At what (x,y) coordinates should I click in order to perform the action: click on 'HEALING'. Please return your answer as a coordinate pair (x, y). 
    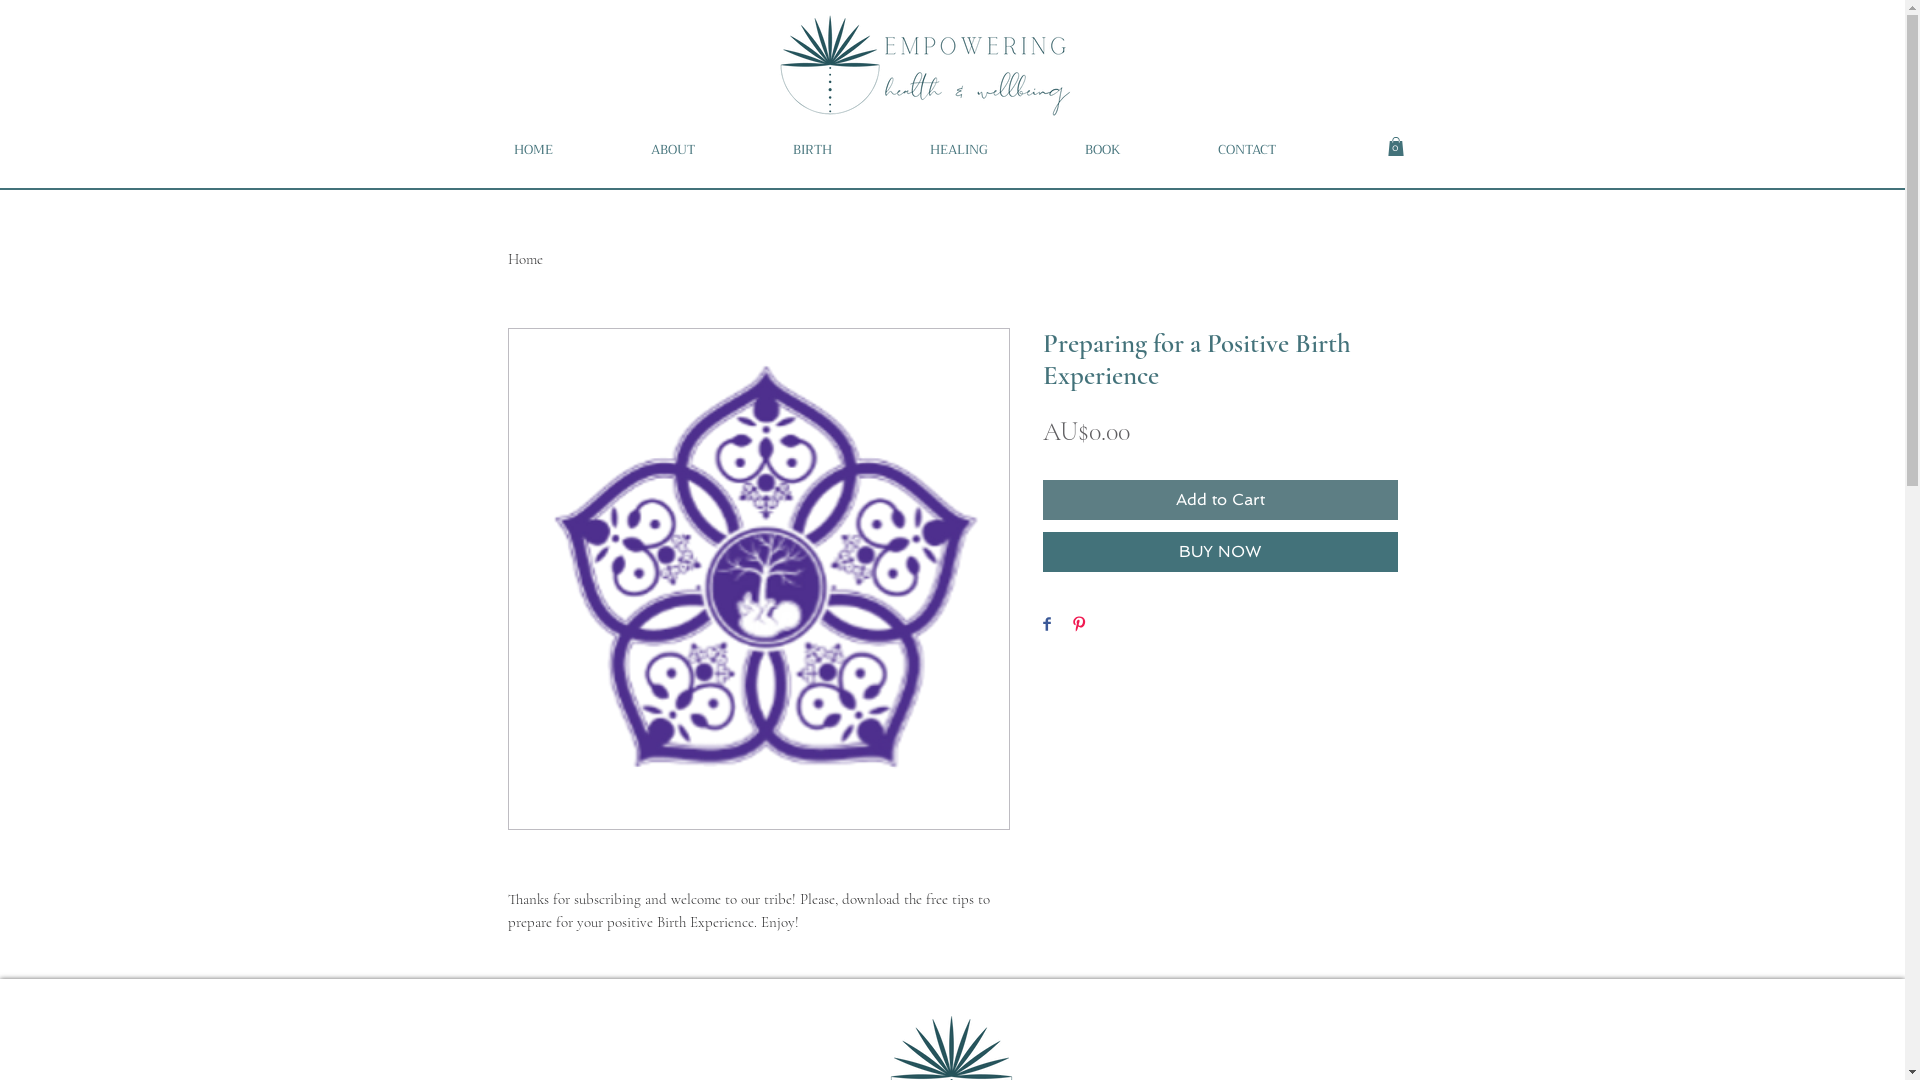
    Looking at the image, I should click on (991, 149).